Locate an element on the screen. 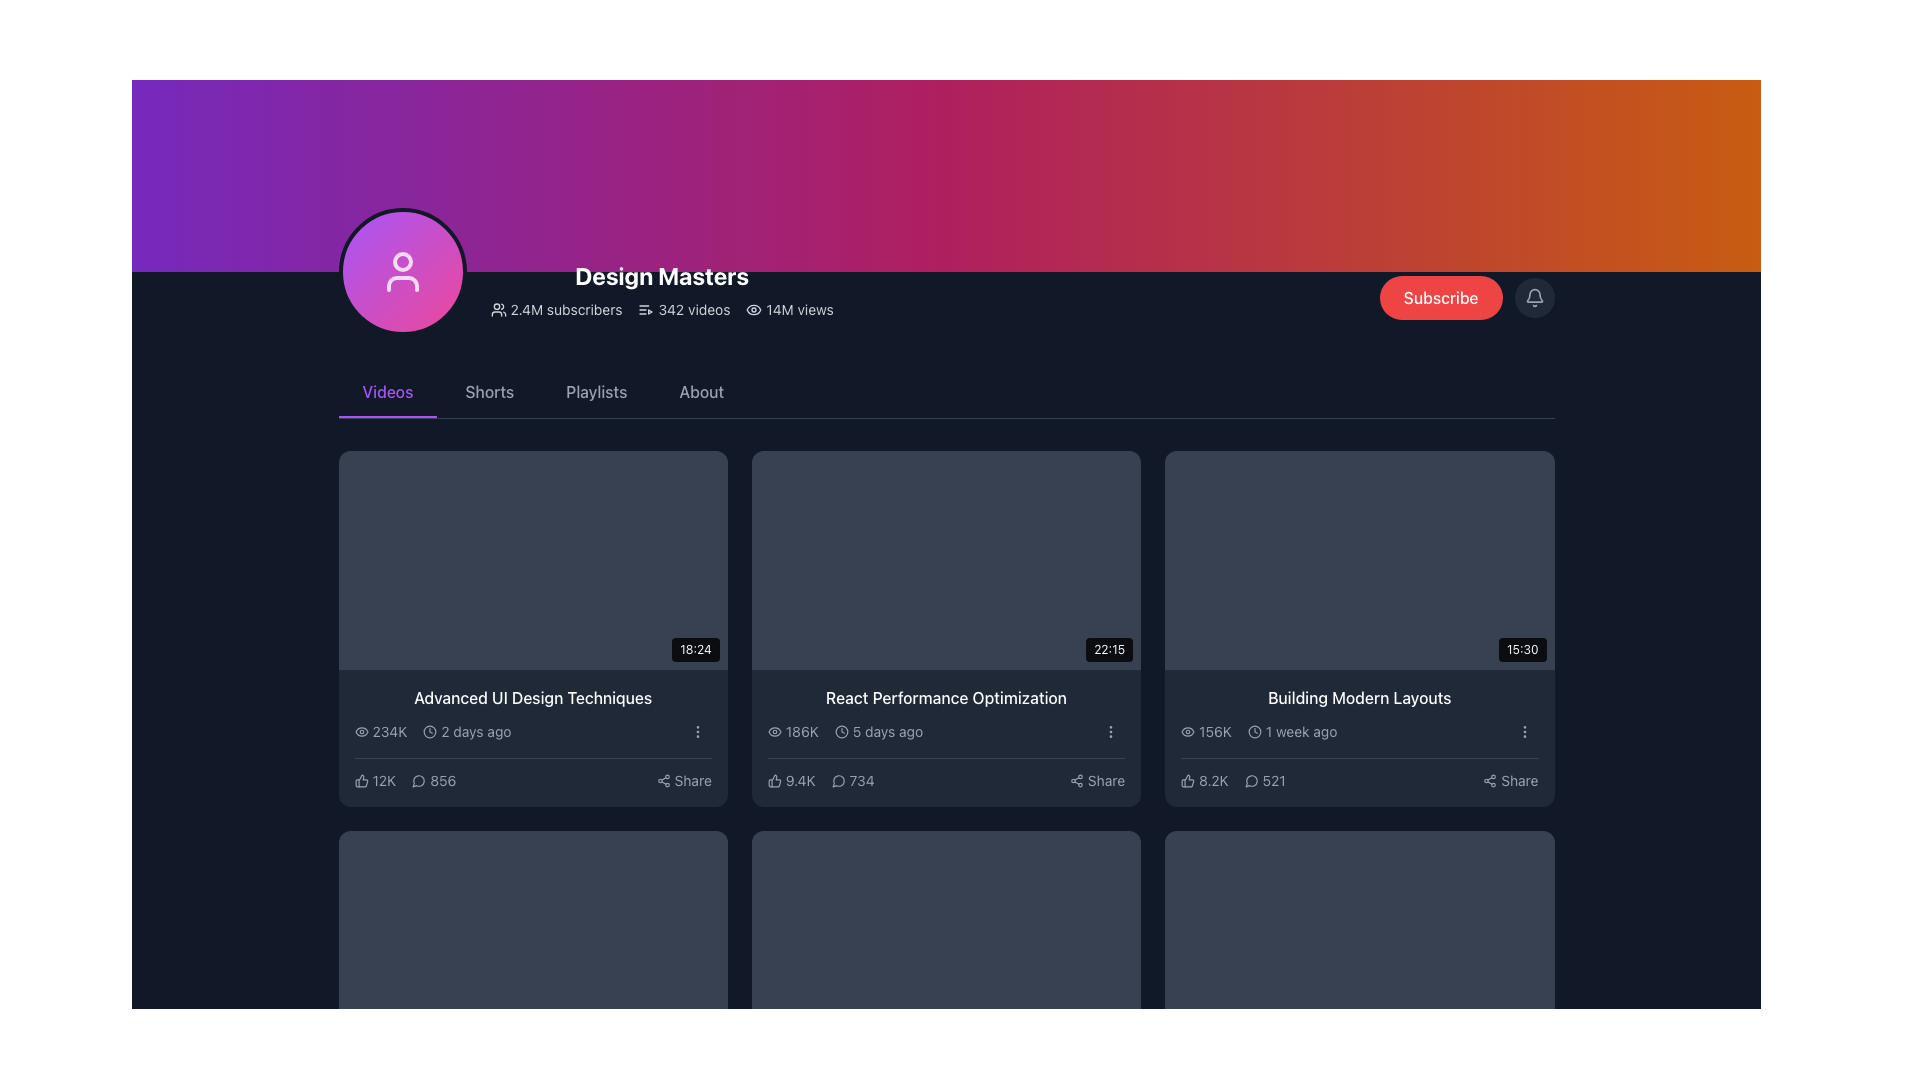 This screenshot has height=1080, width=1920. text displaying the total number of videos available on the channel, which is centrally positioned between '2.4M subscribers' and '14M views' below the channel name is located at coordinates (684, 309).